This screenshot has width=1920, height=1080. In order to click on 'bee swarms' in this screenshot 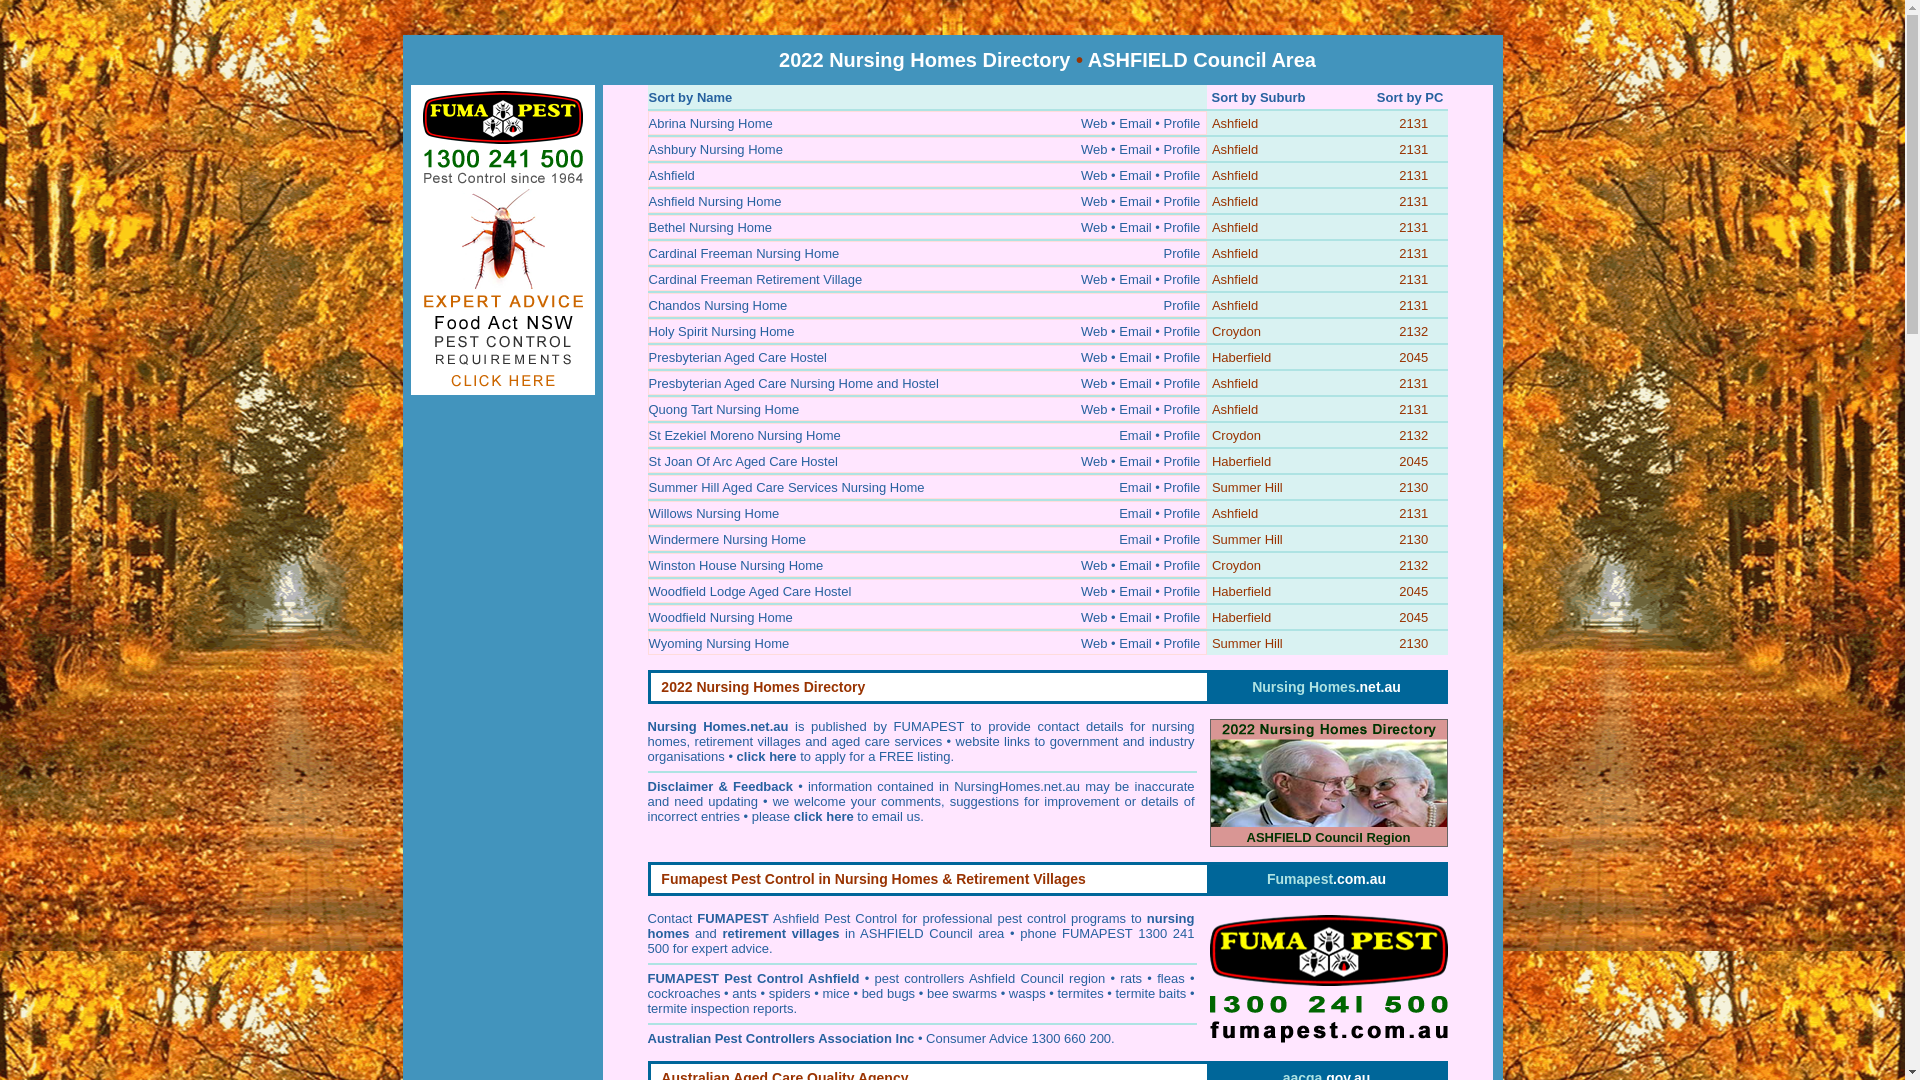, I will do `click(961, 993)`.